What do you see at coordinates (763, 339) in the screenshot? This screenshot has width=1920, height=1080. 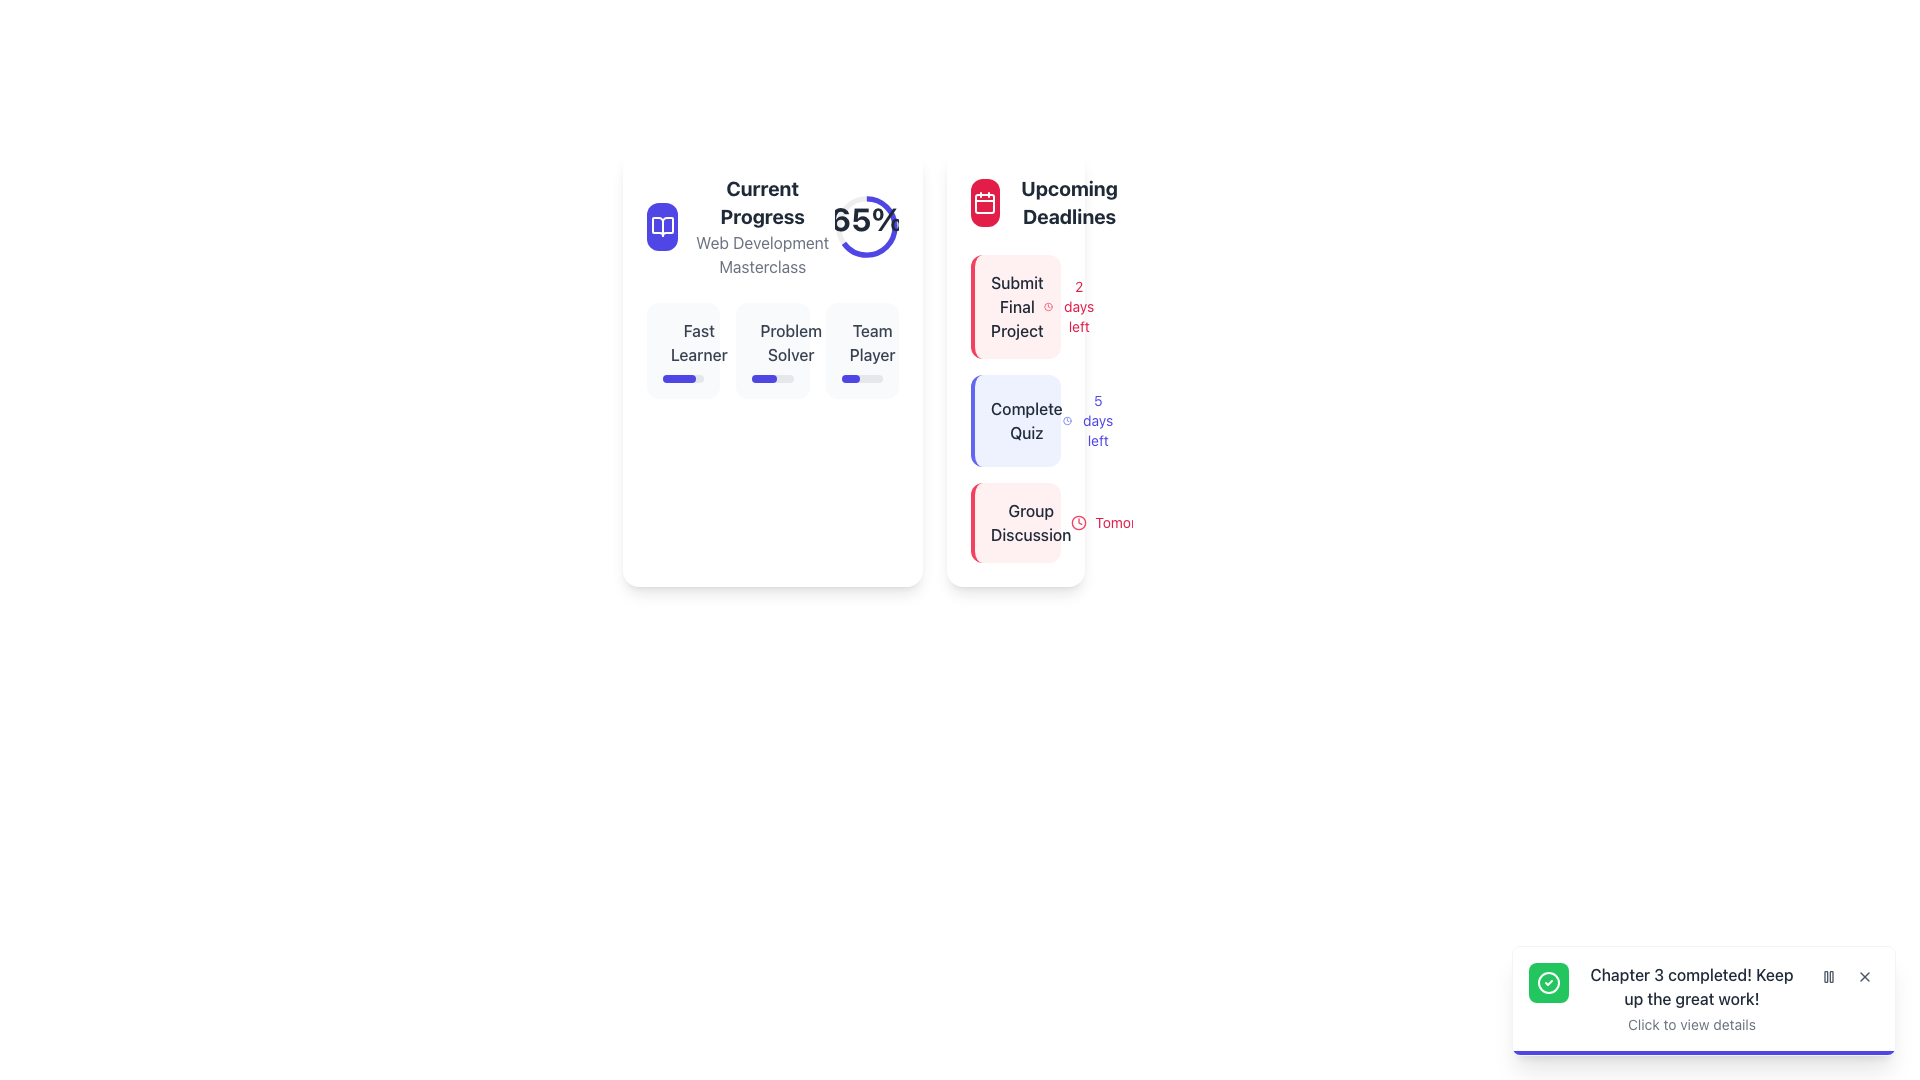 I see `the circular graphical component within the SVG representation located in the 'Current Progress' section under the 'Problem Solver' label` at bounding box center [763, 339].